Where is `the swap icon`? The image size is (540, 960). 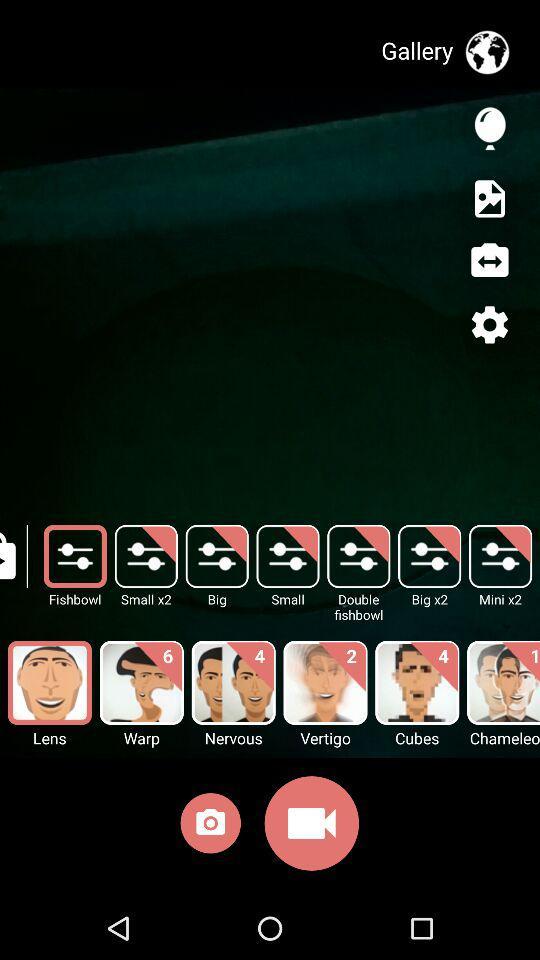 the swap icon is located at coordinates (488, 260).